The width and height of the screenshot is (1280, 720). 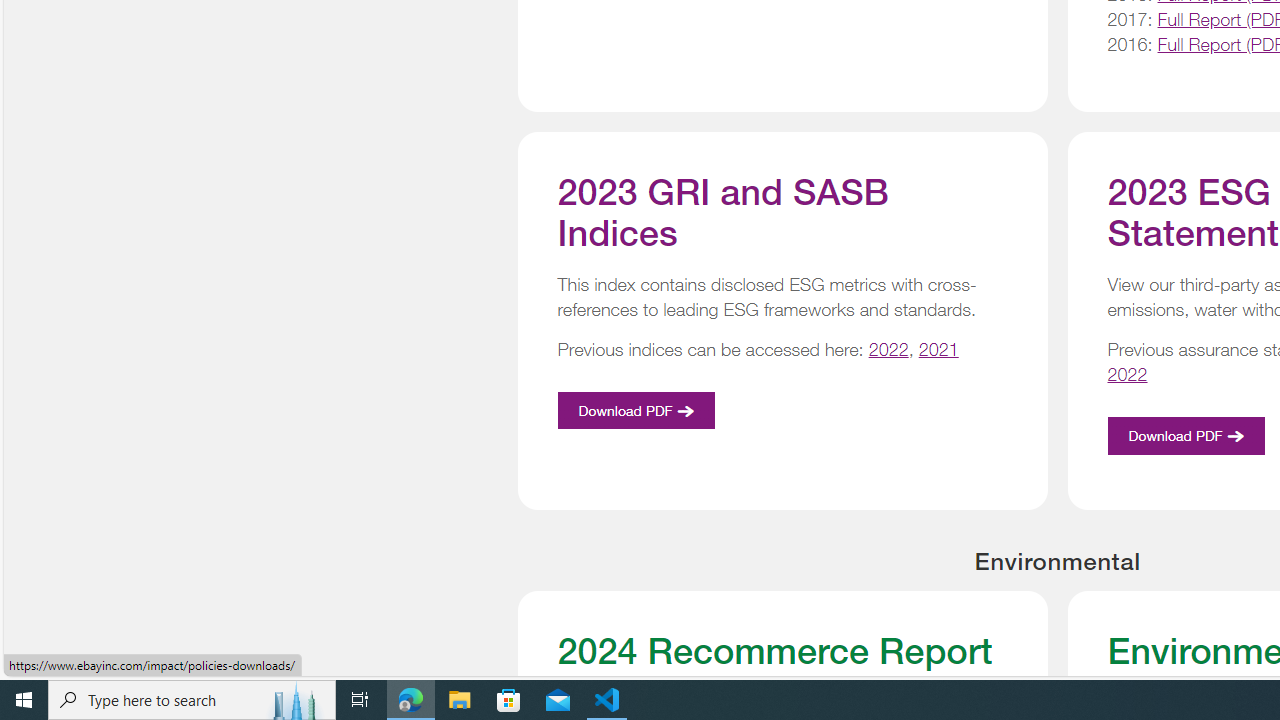 I want to click on '2021', so click(x=937, y=348).